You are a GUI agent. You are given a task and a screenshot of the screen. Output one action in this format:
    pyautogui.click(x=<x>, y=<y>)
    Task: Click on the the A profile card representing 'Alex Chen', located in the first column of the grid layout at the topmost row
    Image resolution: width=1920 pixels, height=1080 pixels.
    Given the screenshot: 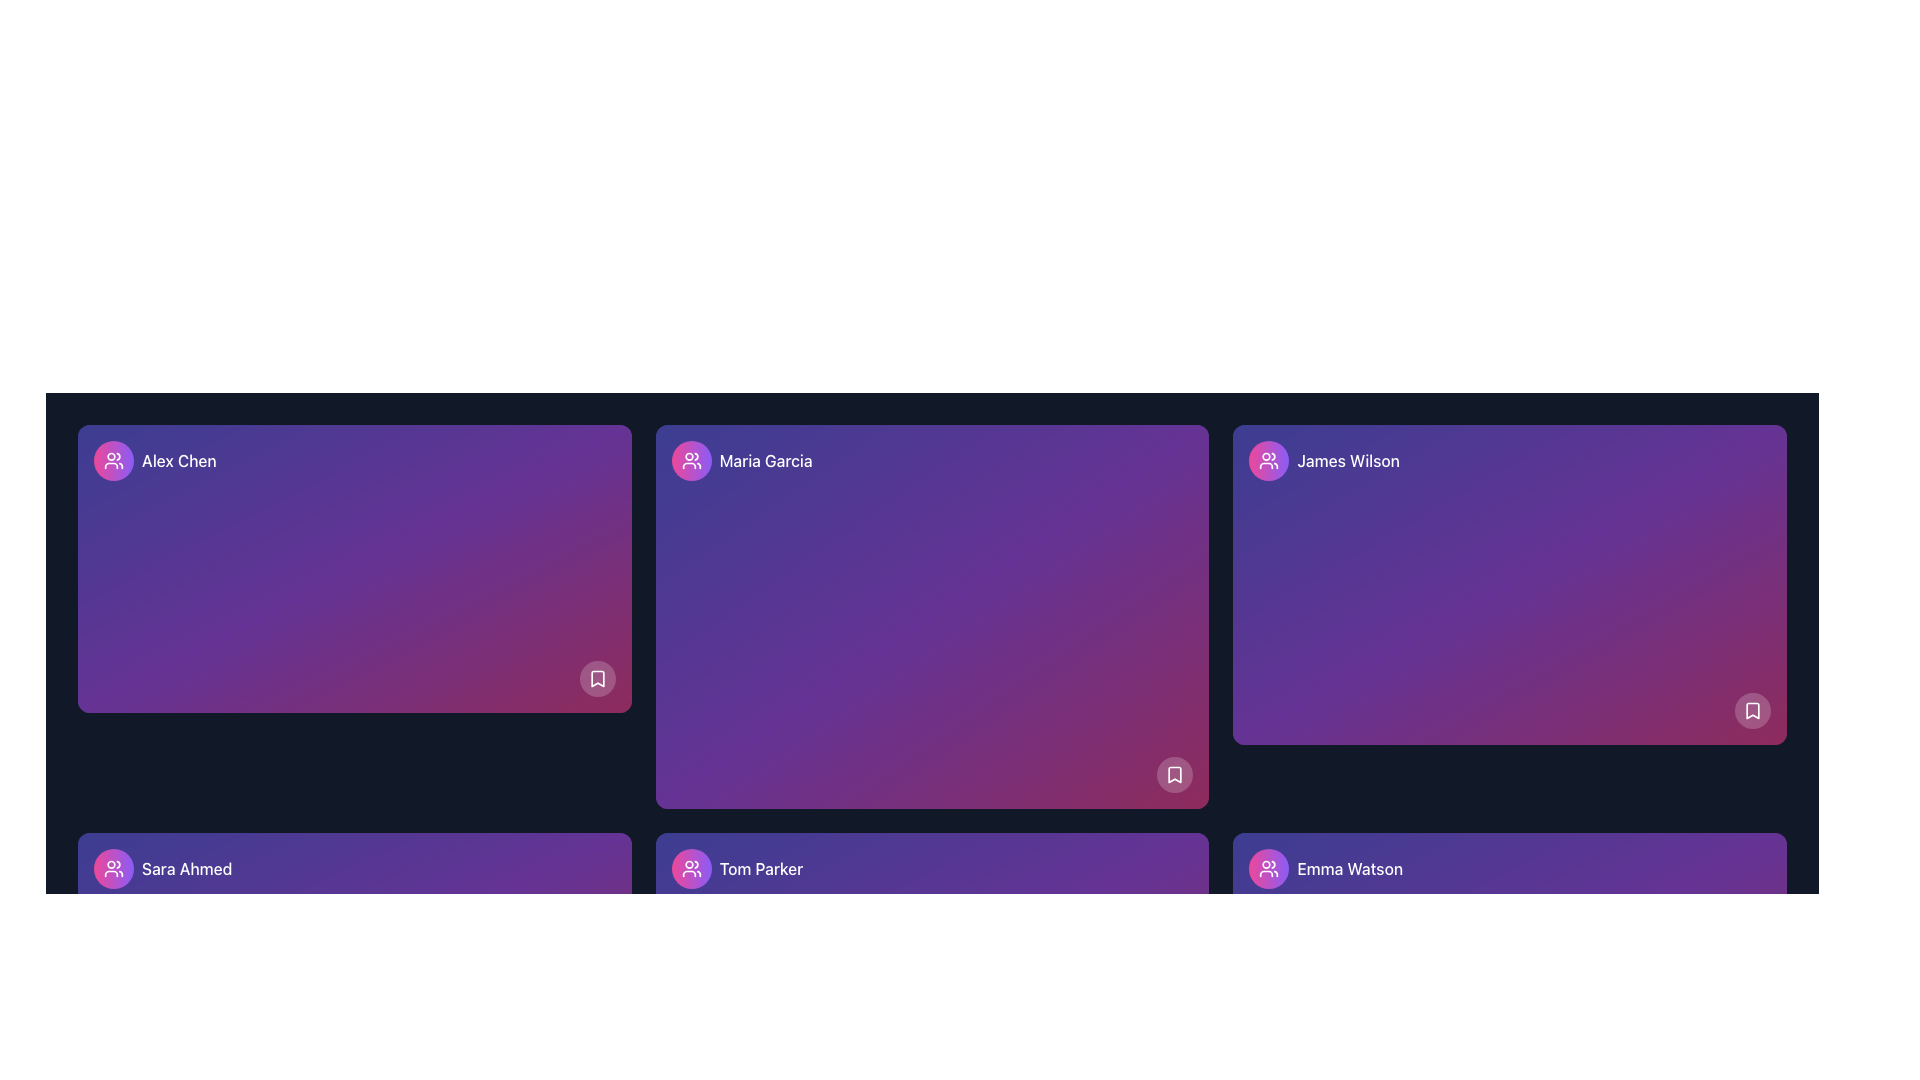 What is the action you would take?
    pyautogui.click(x=354, y=569)
    